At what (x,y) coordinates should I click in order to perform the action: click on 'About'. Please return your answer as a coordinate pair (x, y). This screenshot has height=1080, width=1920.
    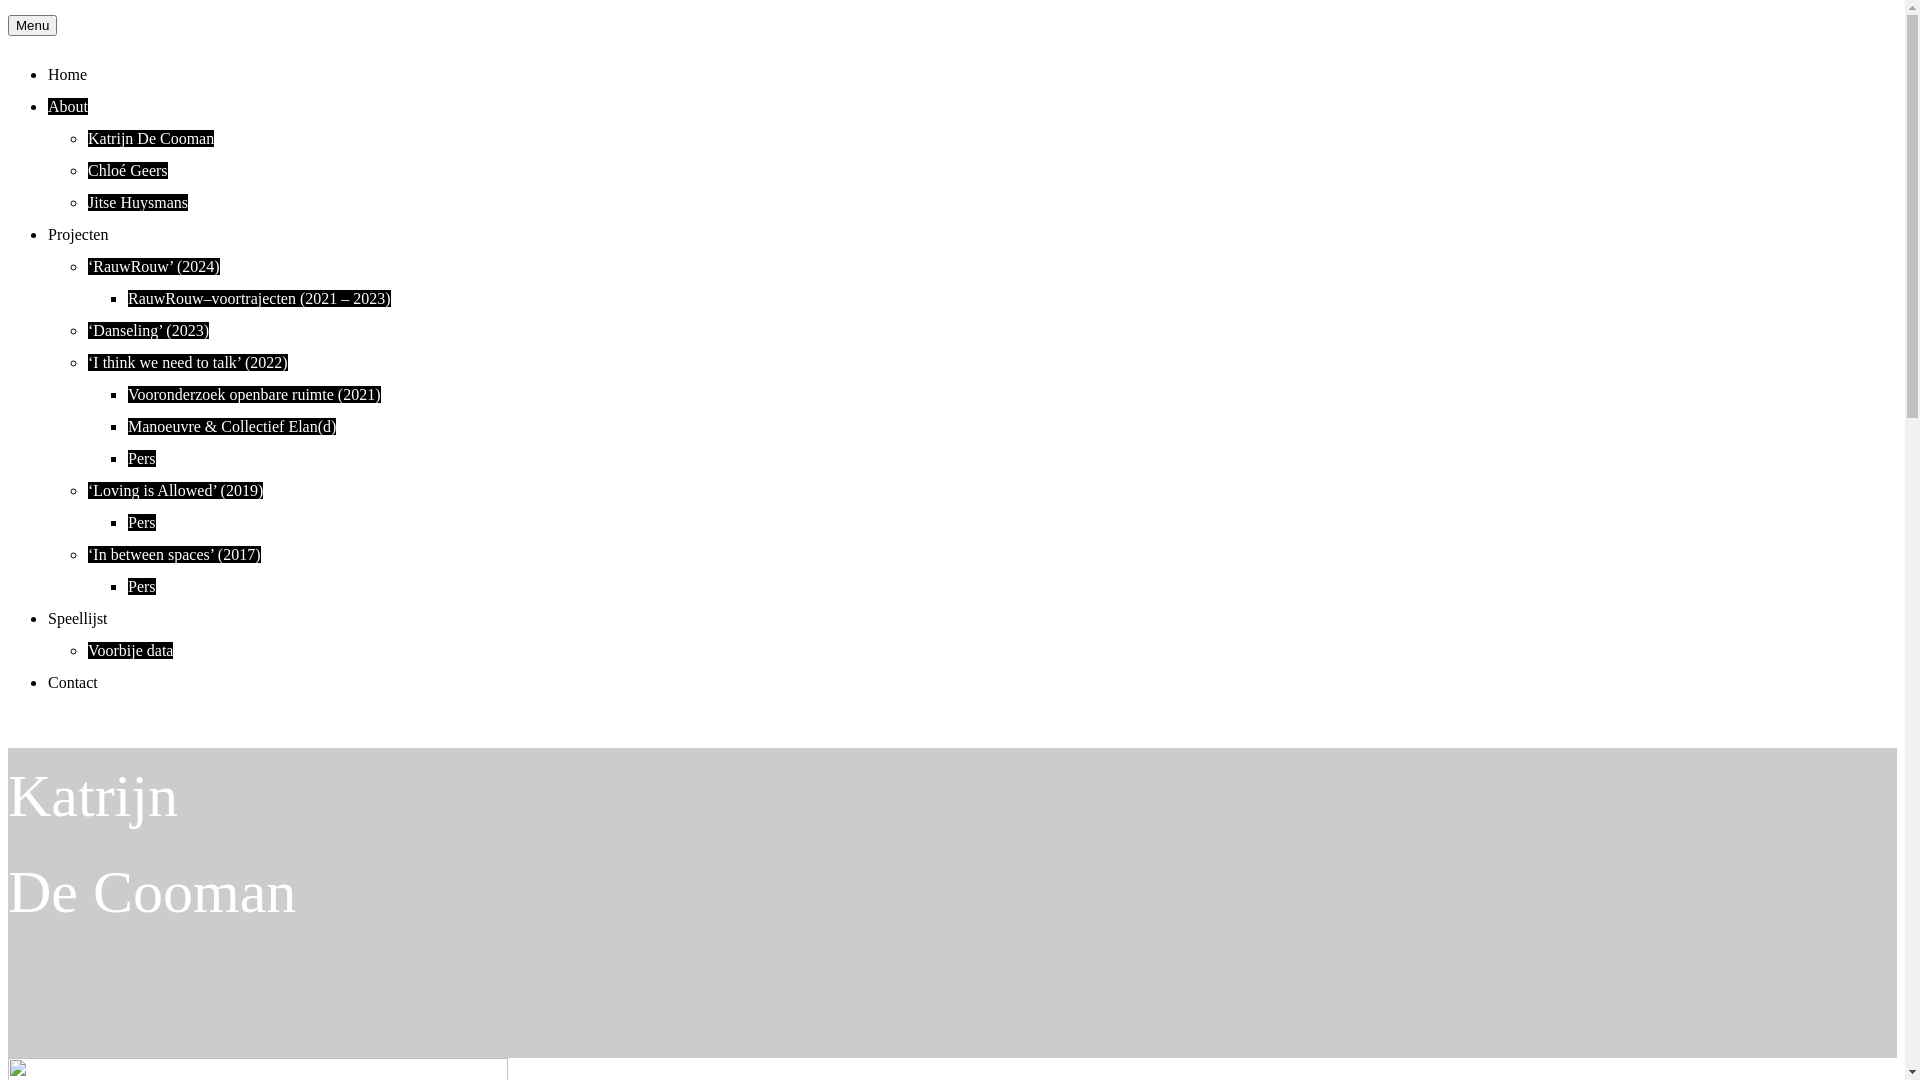
    Looking at the image, I should click on (67, 106).